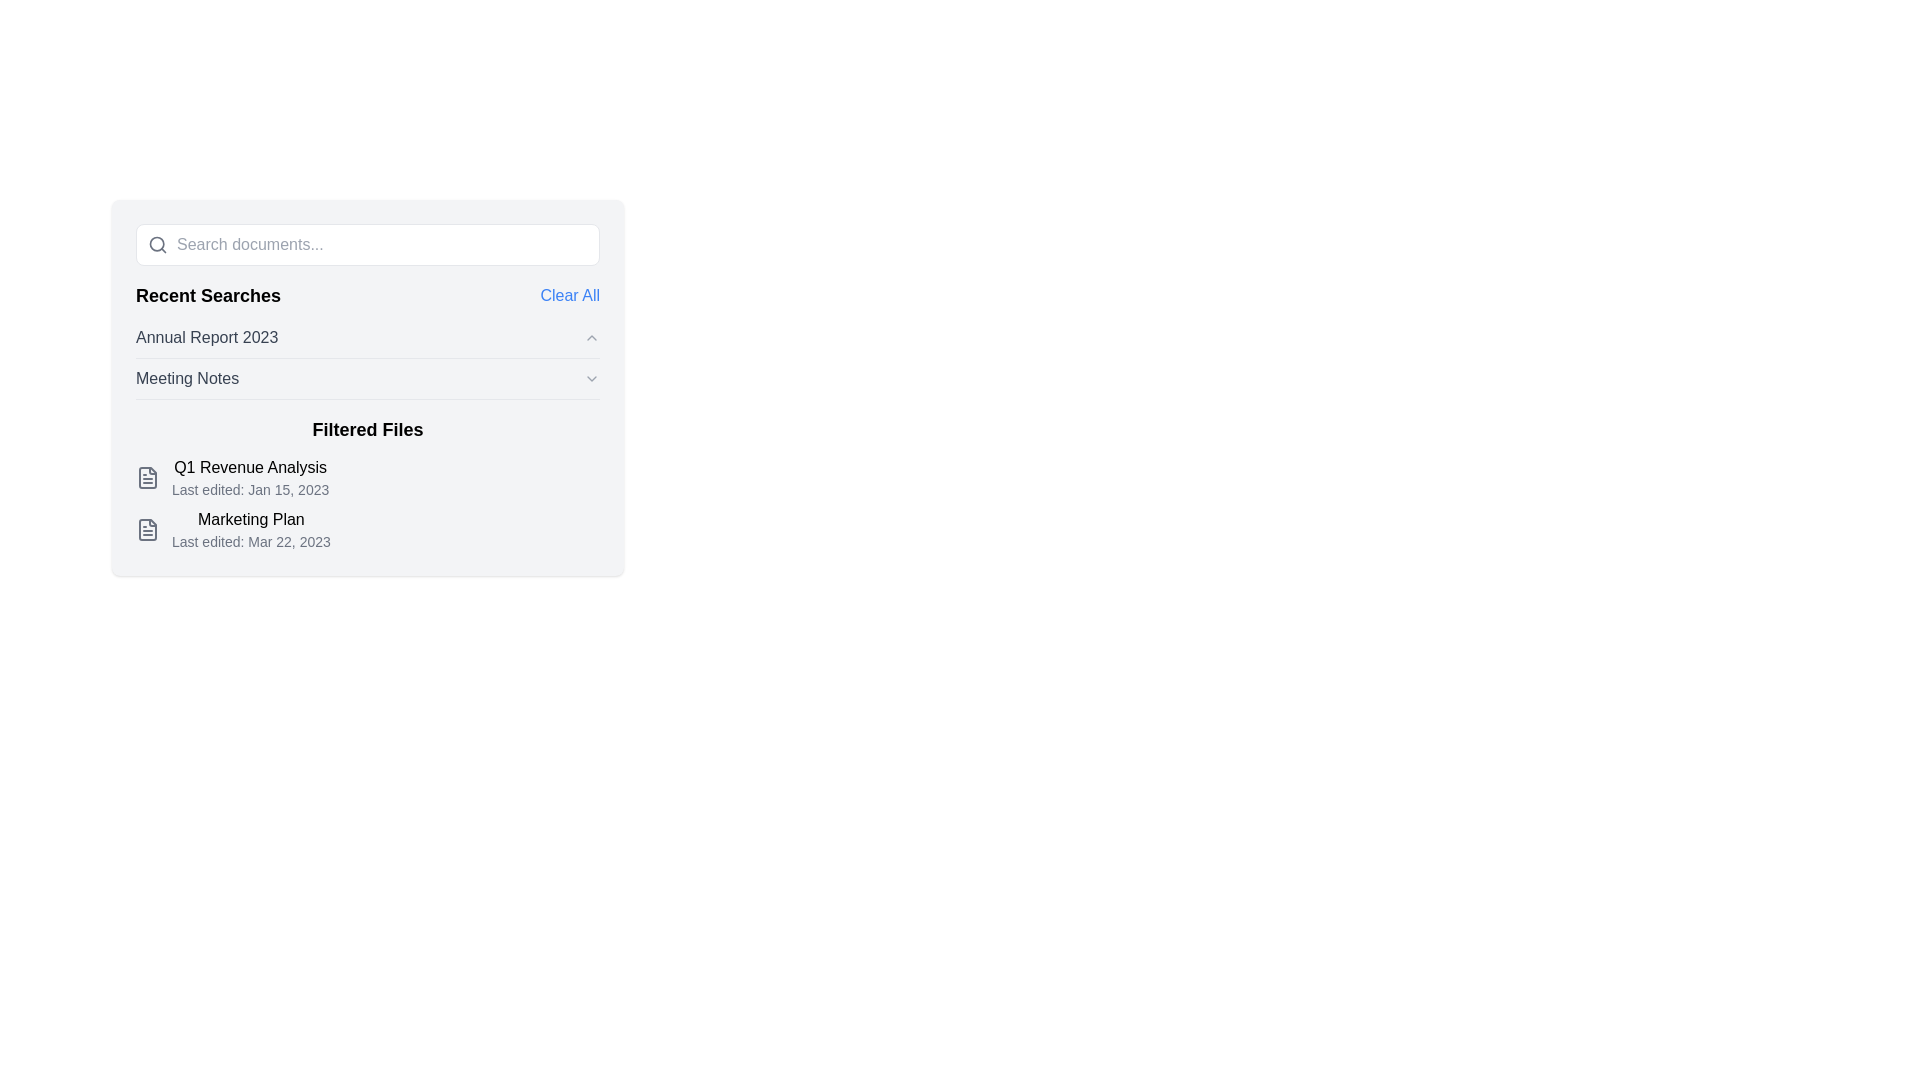 Image resolution: width=1920 pixels, height=1080 pixels. Describe the element at coordinates (151, 244) in the screenshot. I see `the magnifying glass icon used for search functionality, which is located to the left side of the search input field with placeholder text 'Search documents...'` at that location.